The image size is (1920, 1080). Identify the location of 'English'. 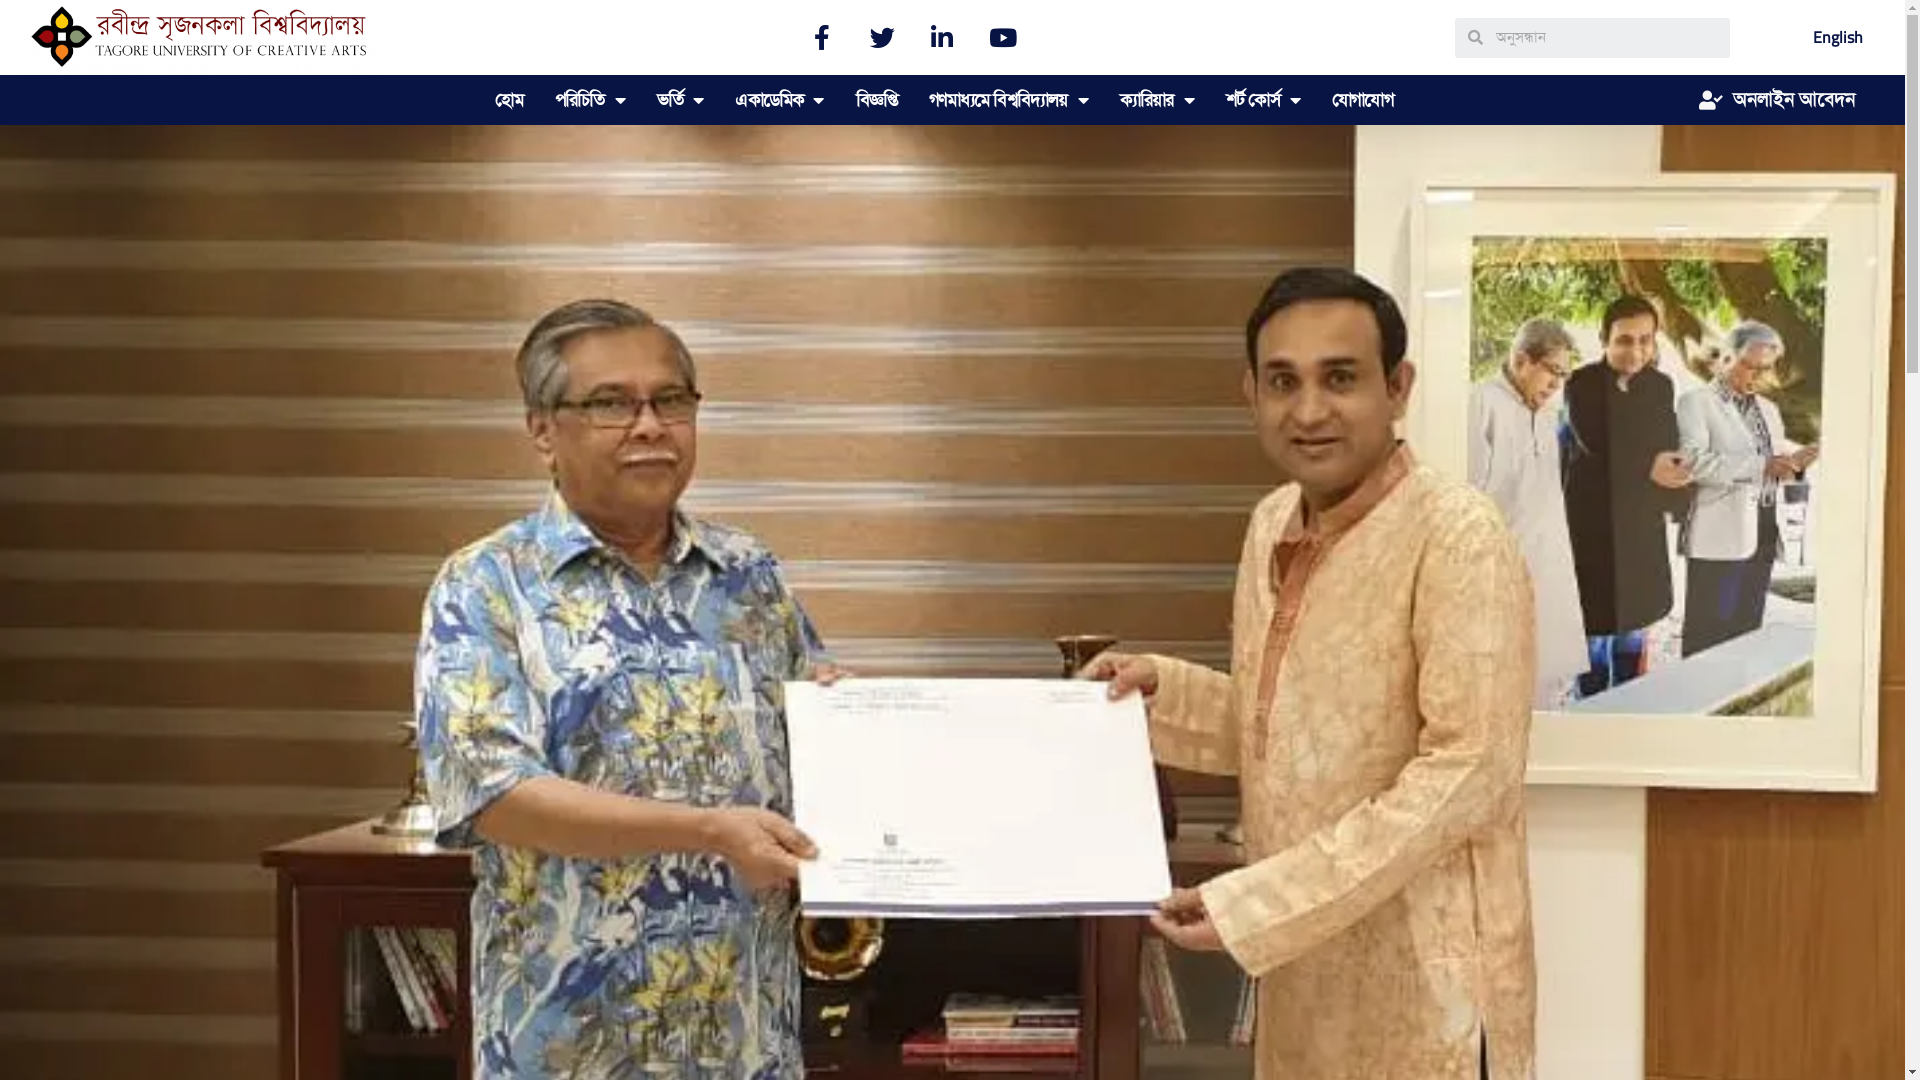
(1838, 38).